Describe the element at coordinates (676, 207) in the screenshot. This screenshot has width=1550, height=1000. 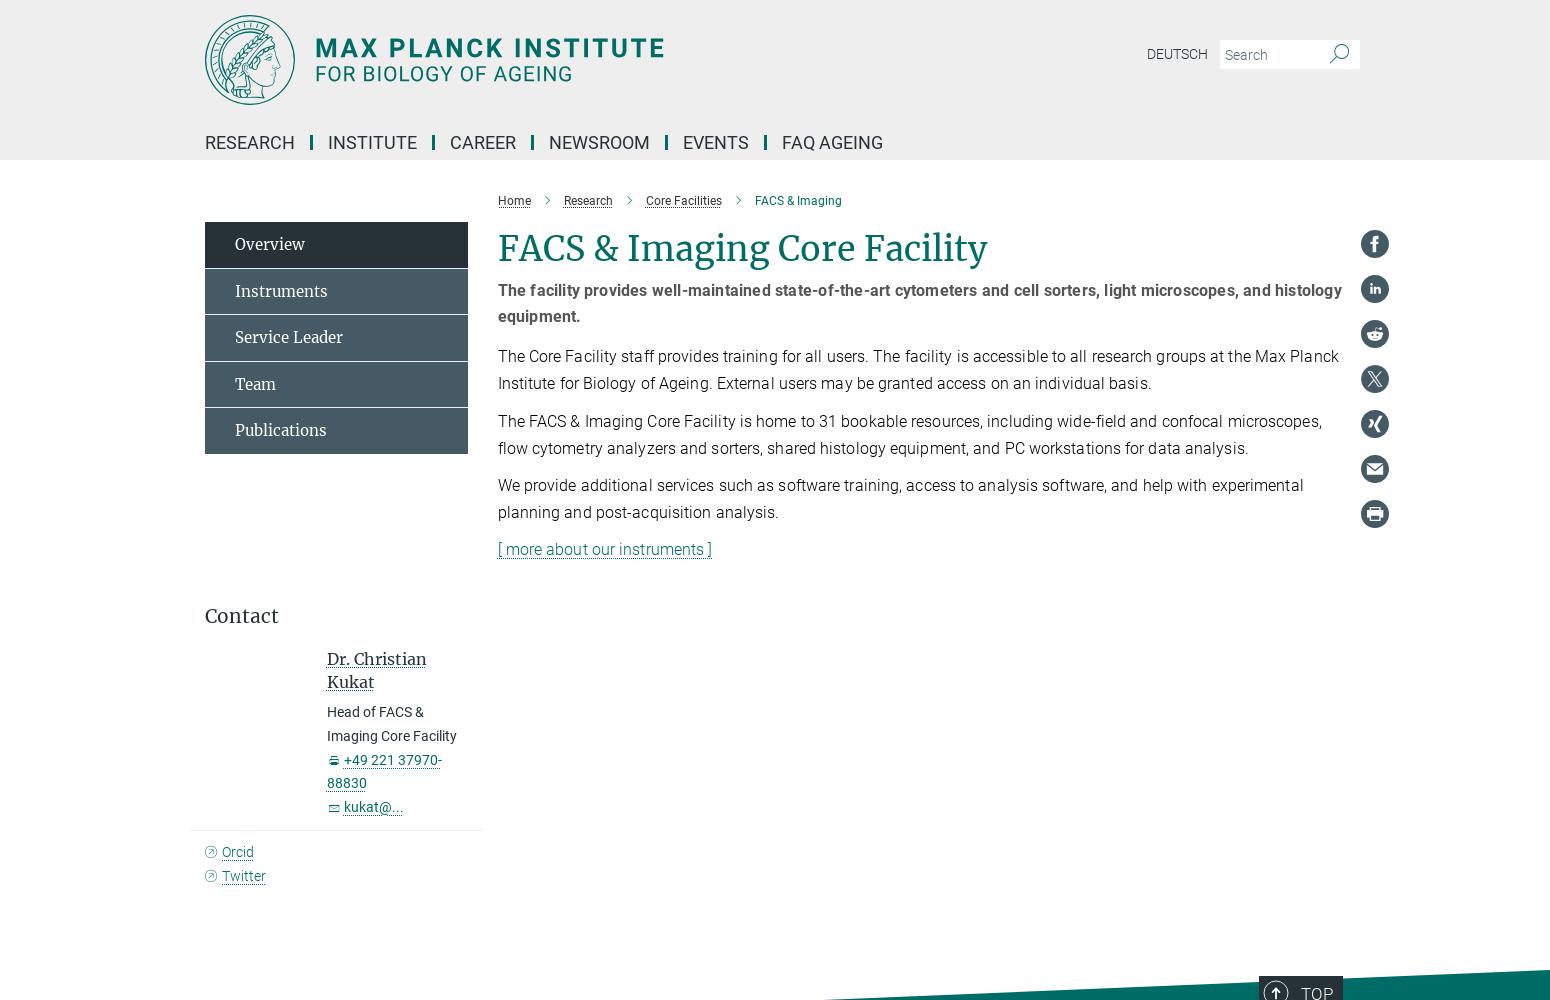
I see `'Organisation'` at that location.